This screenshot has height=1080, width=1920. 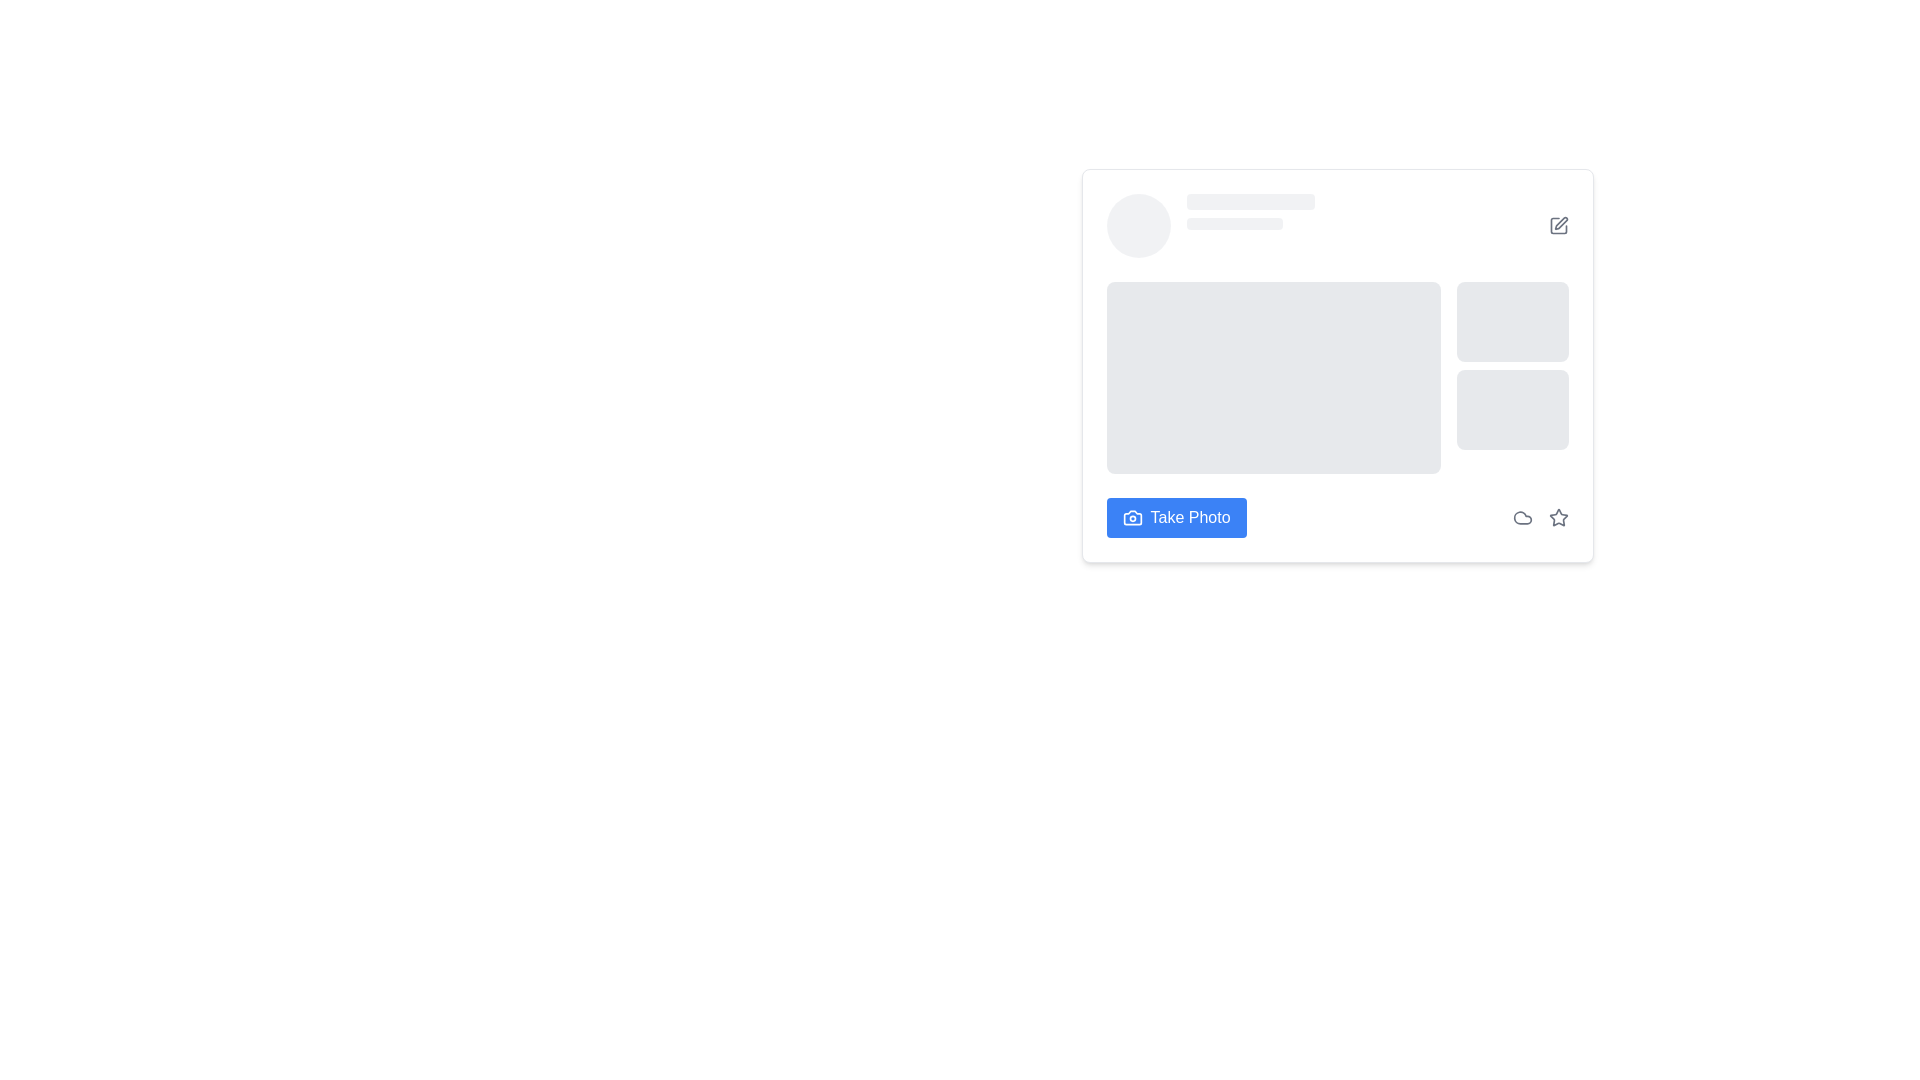 I want to click on the cloud icon in the icon group located at the bottom right corner of the interface, so click(x=1539, y=516).